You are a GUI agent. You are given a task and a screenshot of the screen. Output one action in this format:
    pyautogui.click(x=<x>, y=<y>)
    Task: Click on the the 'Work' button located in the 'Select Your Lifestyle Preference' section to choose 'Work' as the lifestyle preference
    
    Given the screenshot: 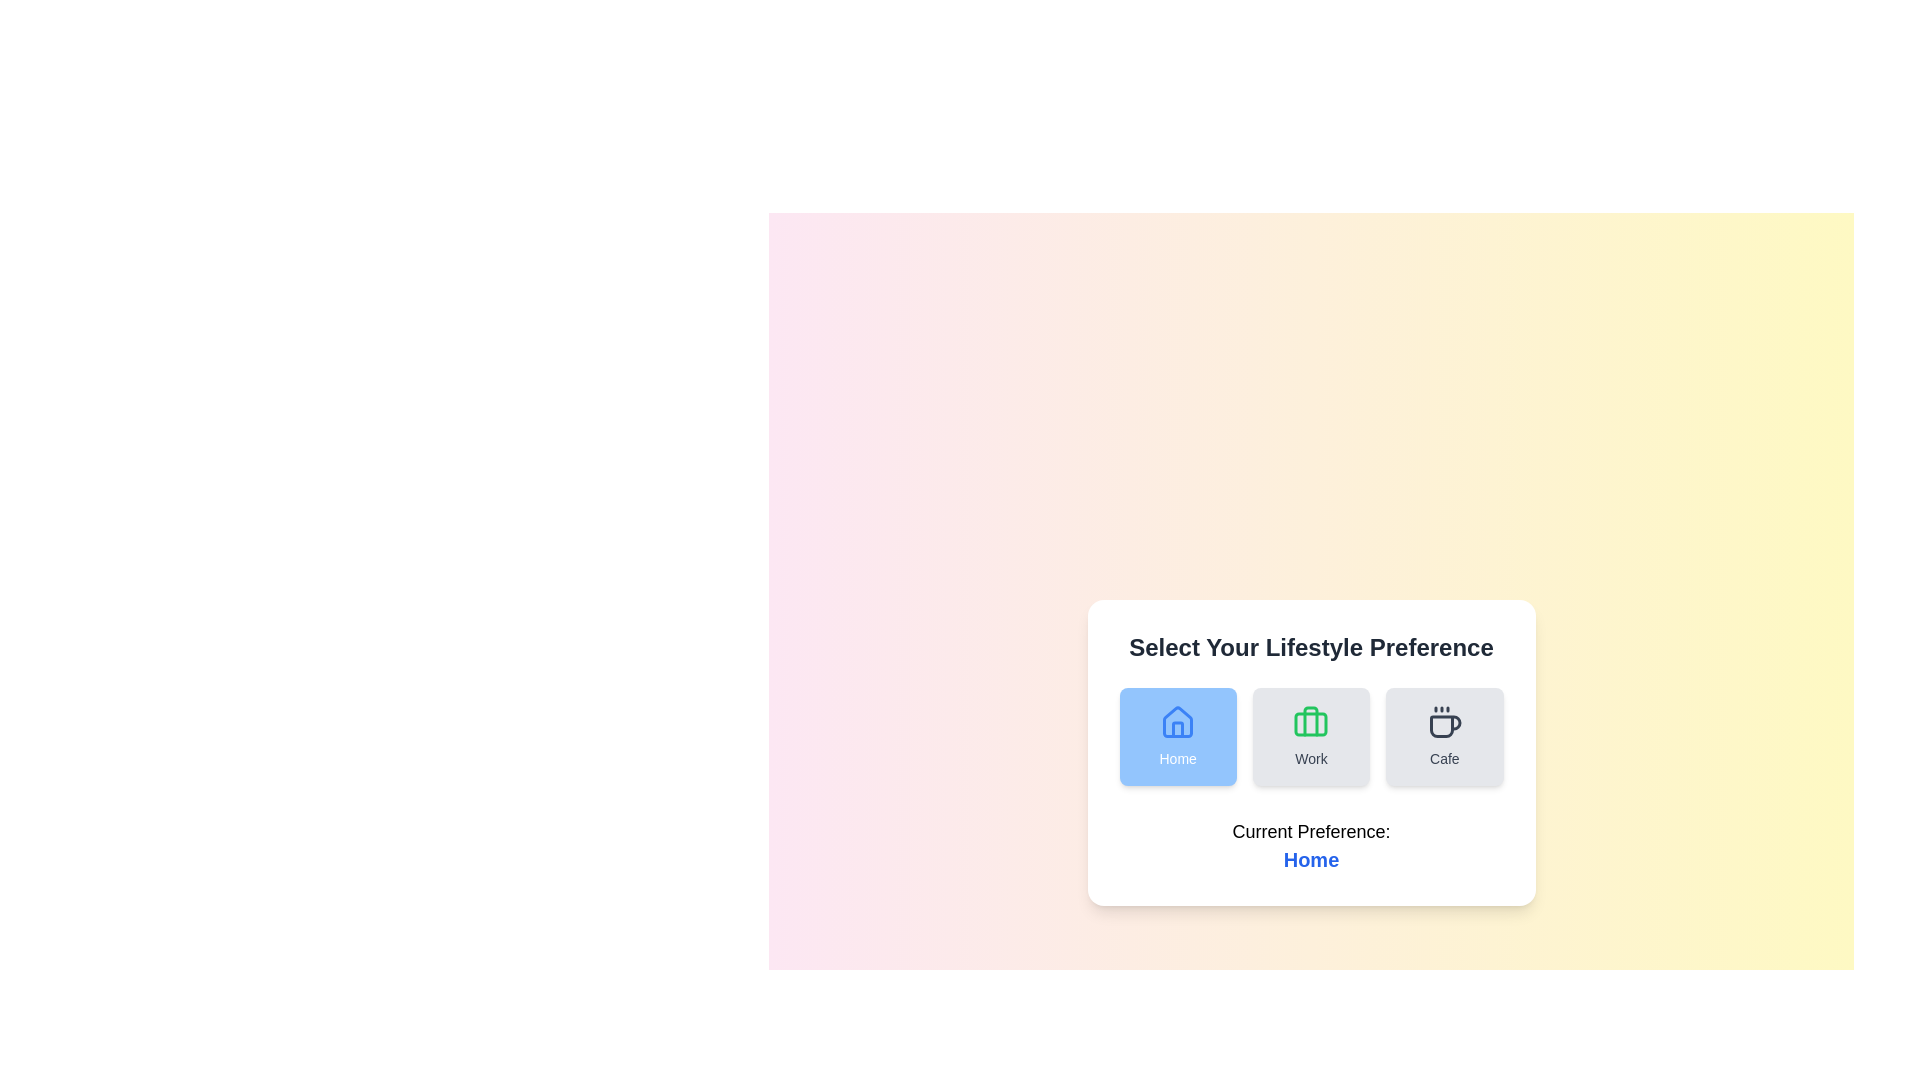 What is the action you would take?
    pyautogui.click(x=1310, y=736)
    